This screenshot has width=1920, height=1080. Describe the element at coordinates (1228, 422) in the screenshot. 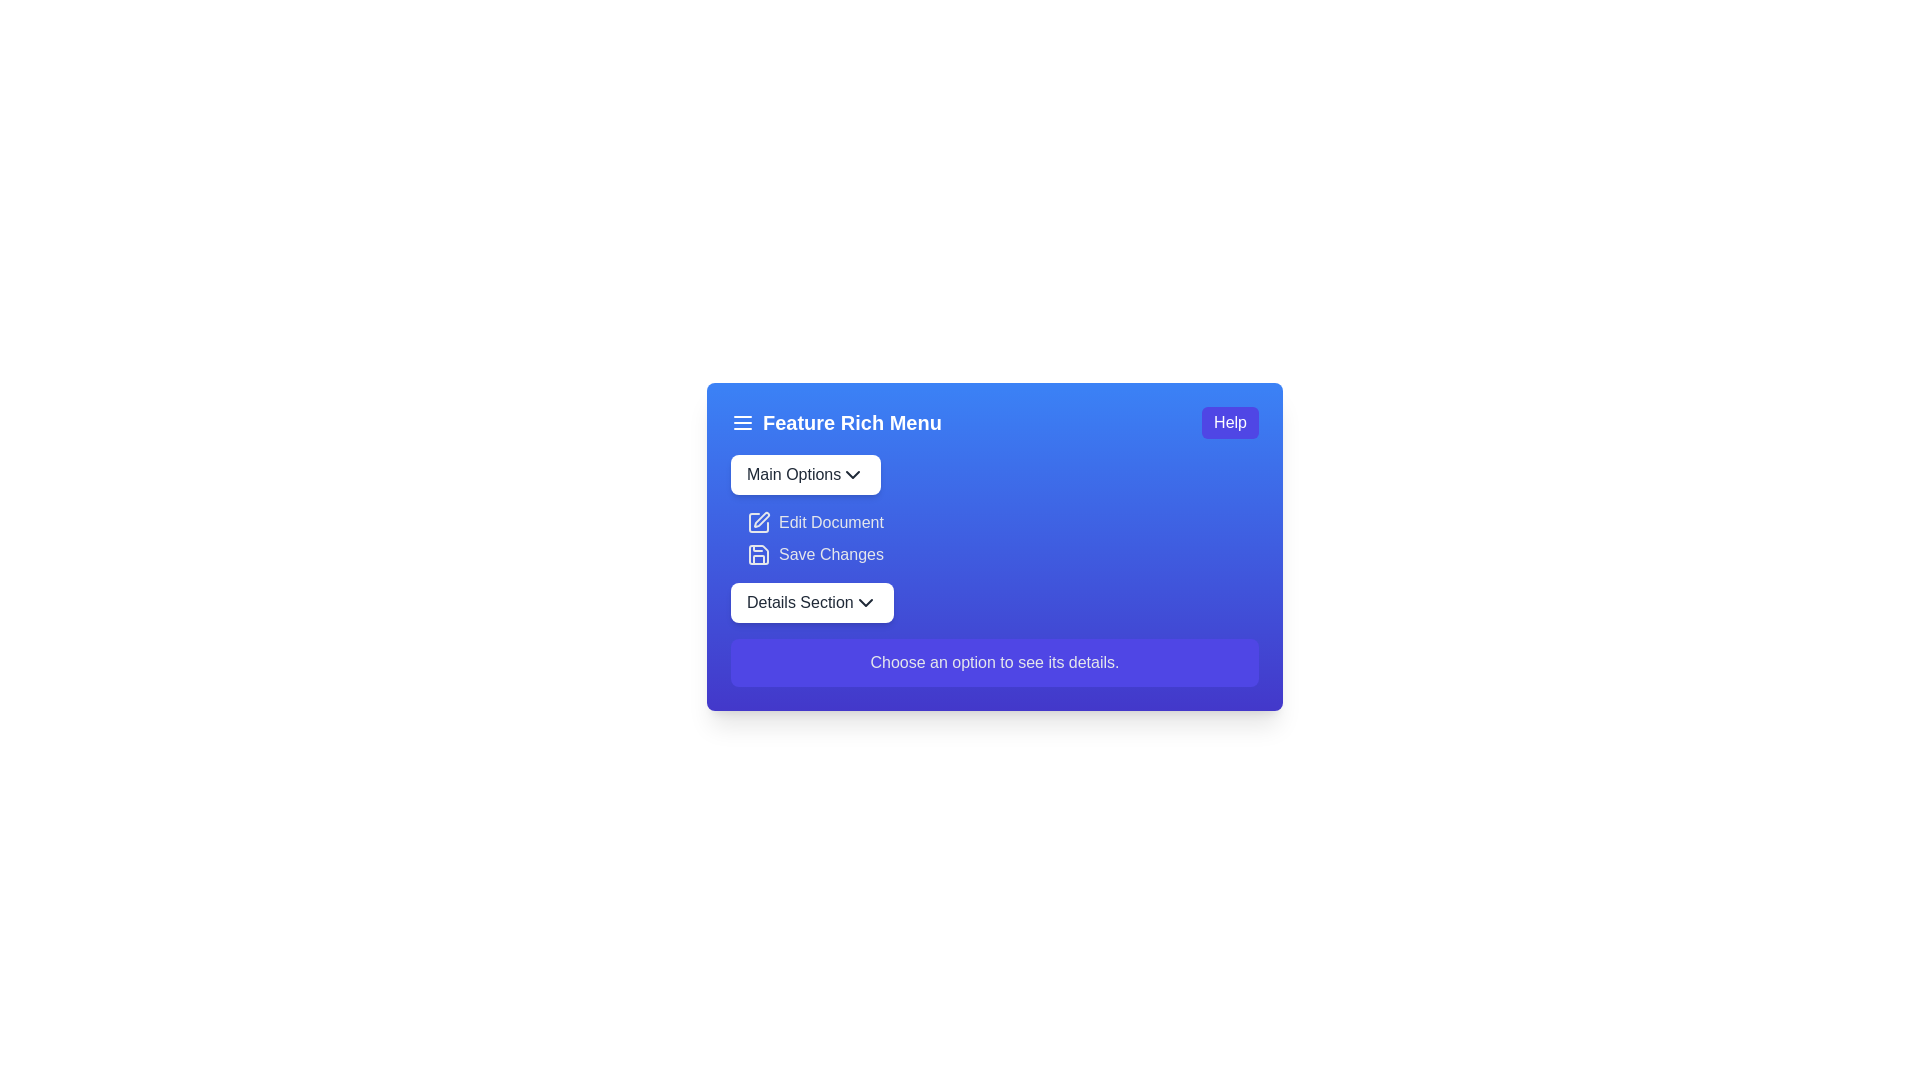

I see `the 'Help' button, which is a rectangular button with white text on a blue background, located at the upper-right corner of the interface` at that location.